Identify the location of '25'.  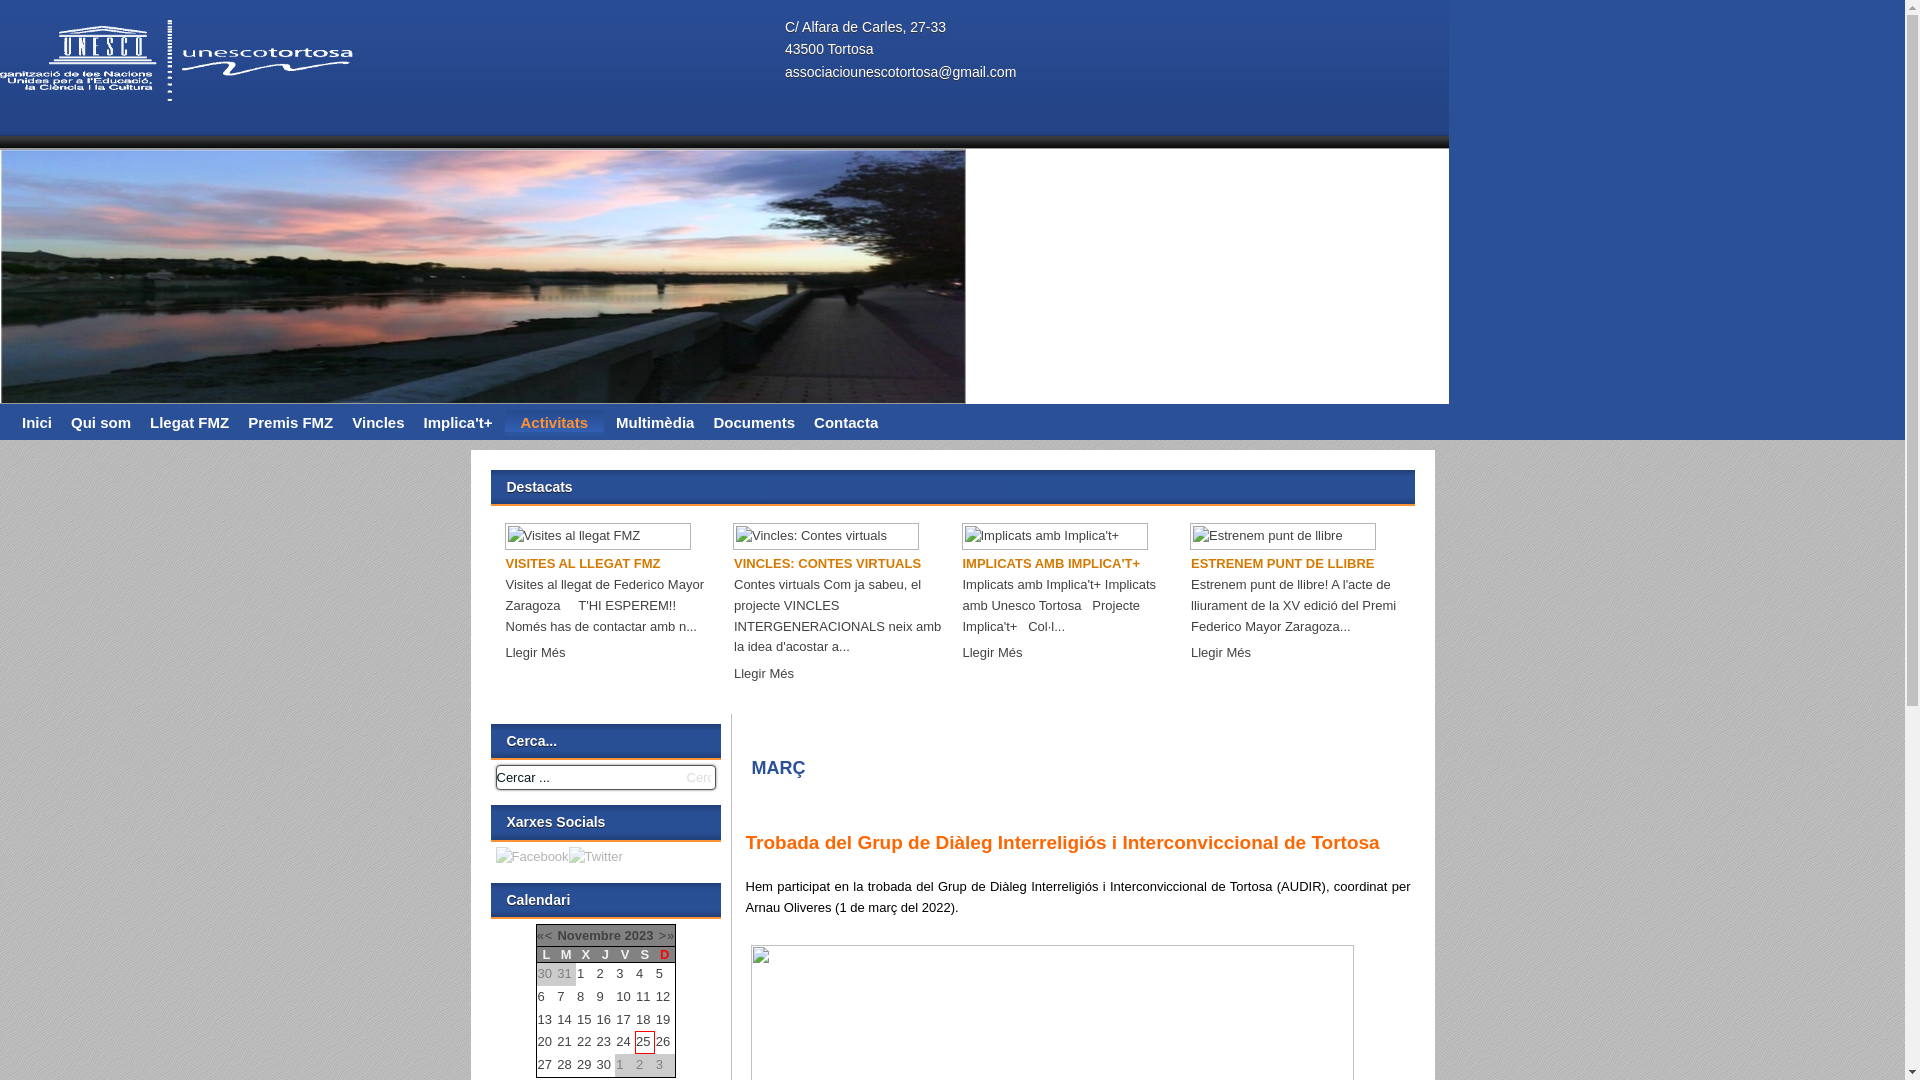
(643, 1040).